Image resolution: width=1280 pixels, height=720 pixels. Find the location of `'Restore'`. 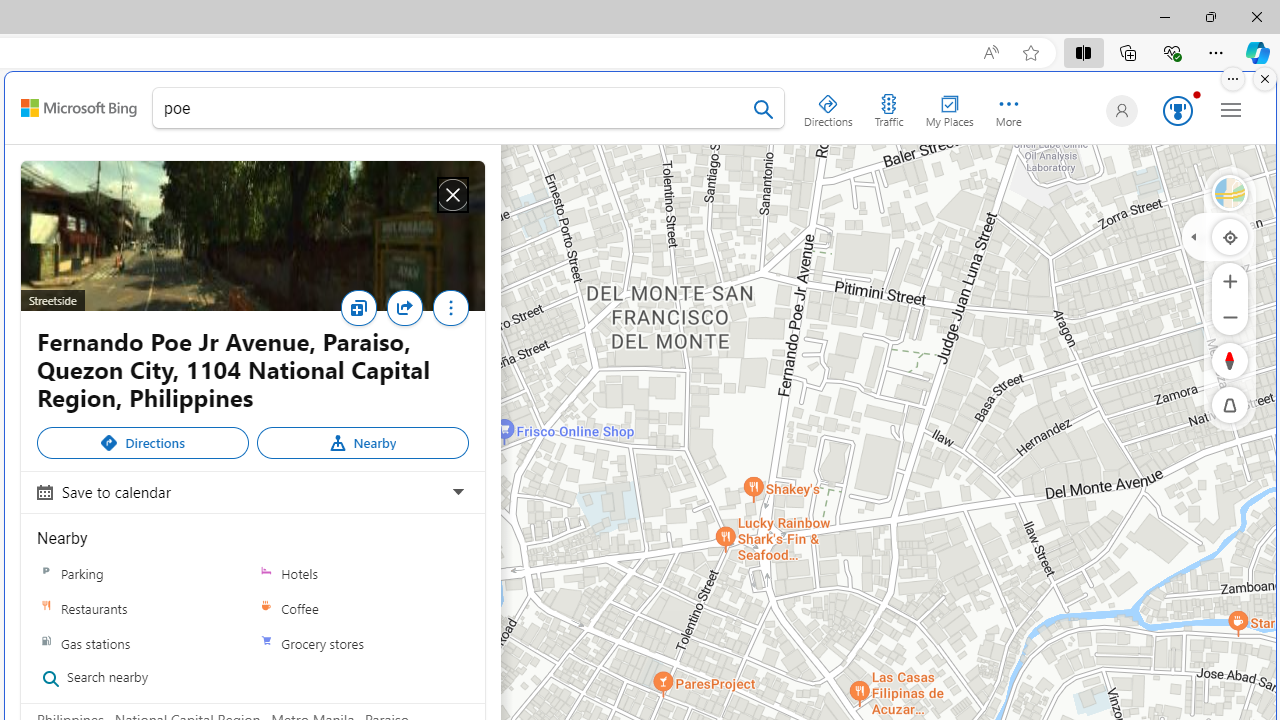

'Restore' is located at coordinates (1209, 16).